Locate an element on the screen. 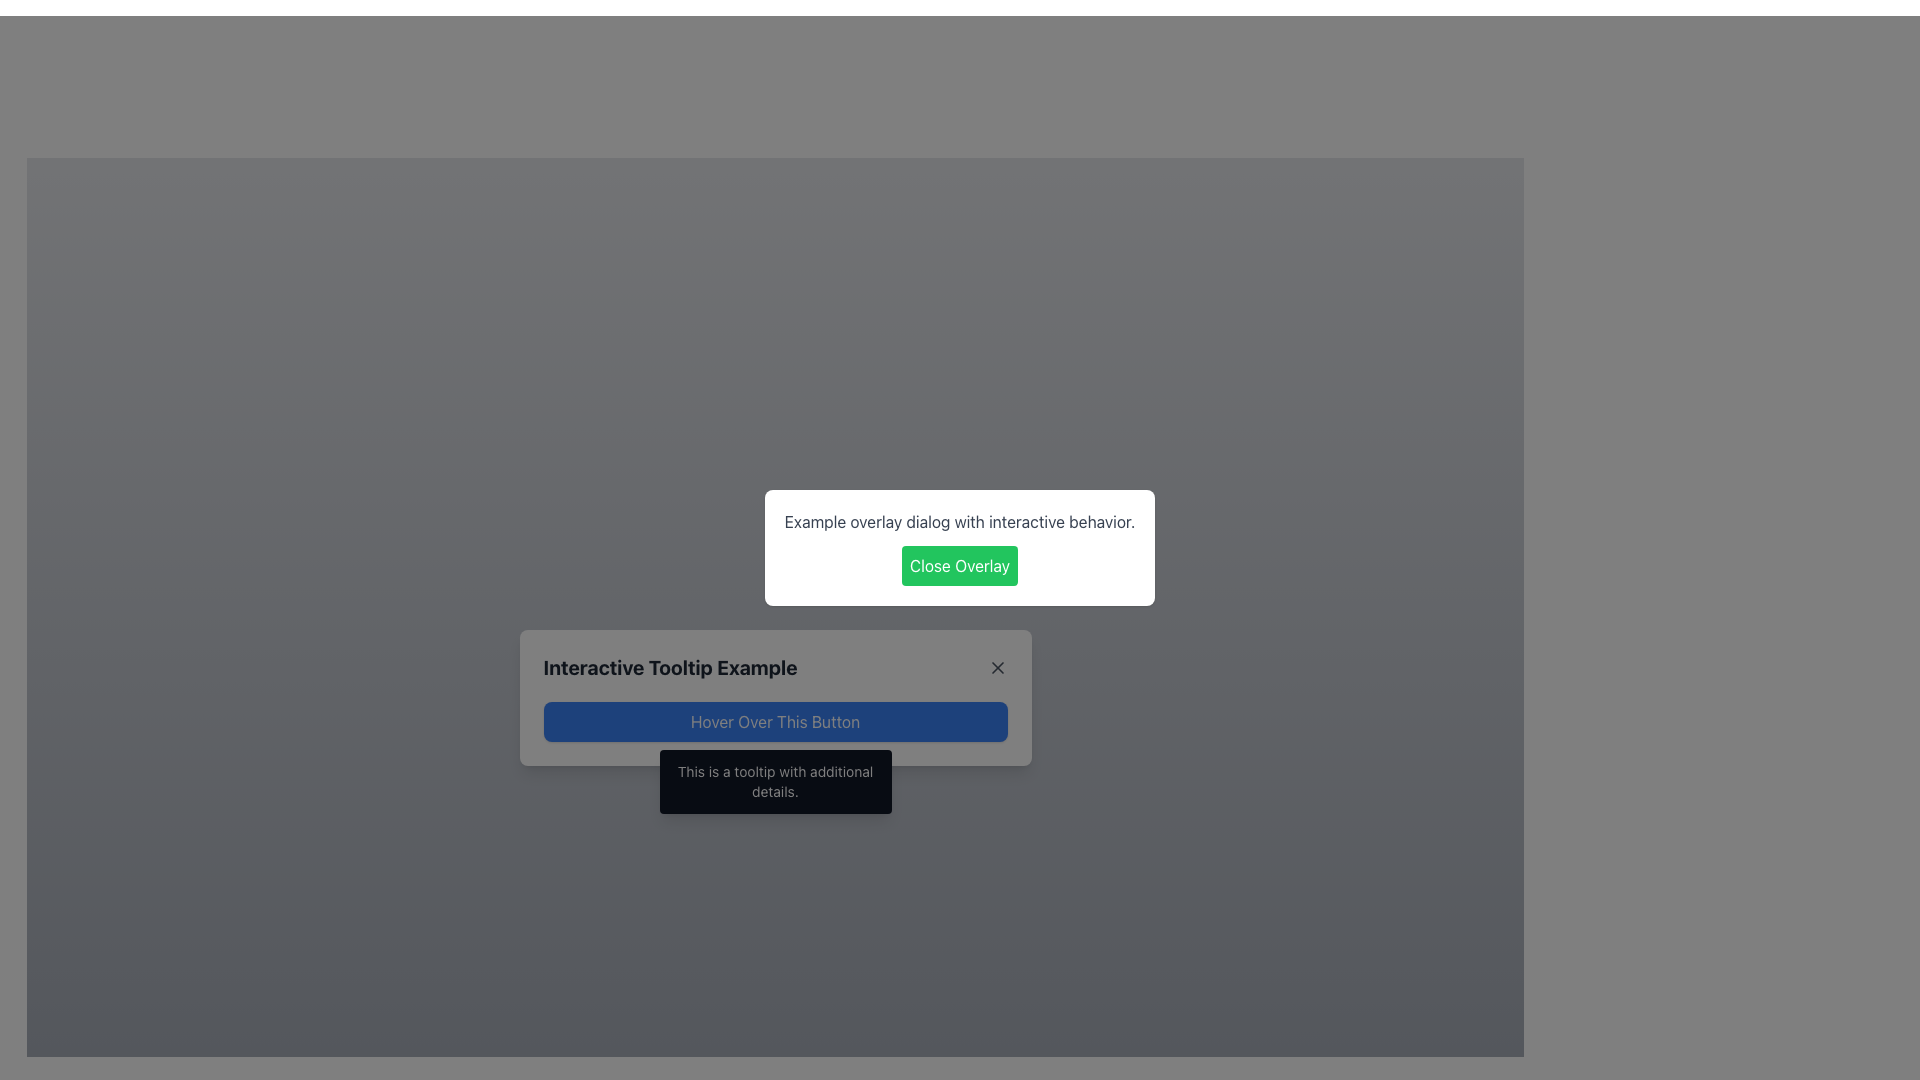 The width and height of the screenshot is (1920, 1080). the Static Text element that provides context or information about the overlay dialog, located above the 'Close Overlay' green button is located at coordinates (960, 520).